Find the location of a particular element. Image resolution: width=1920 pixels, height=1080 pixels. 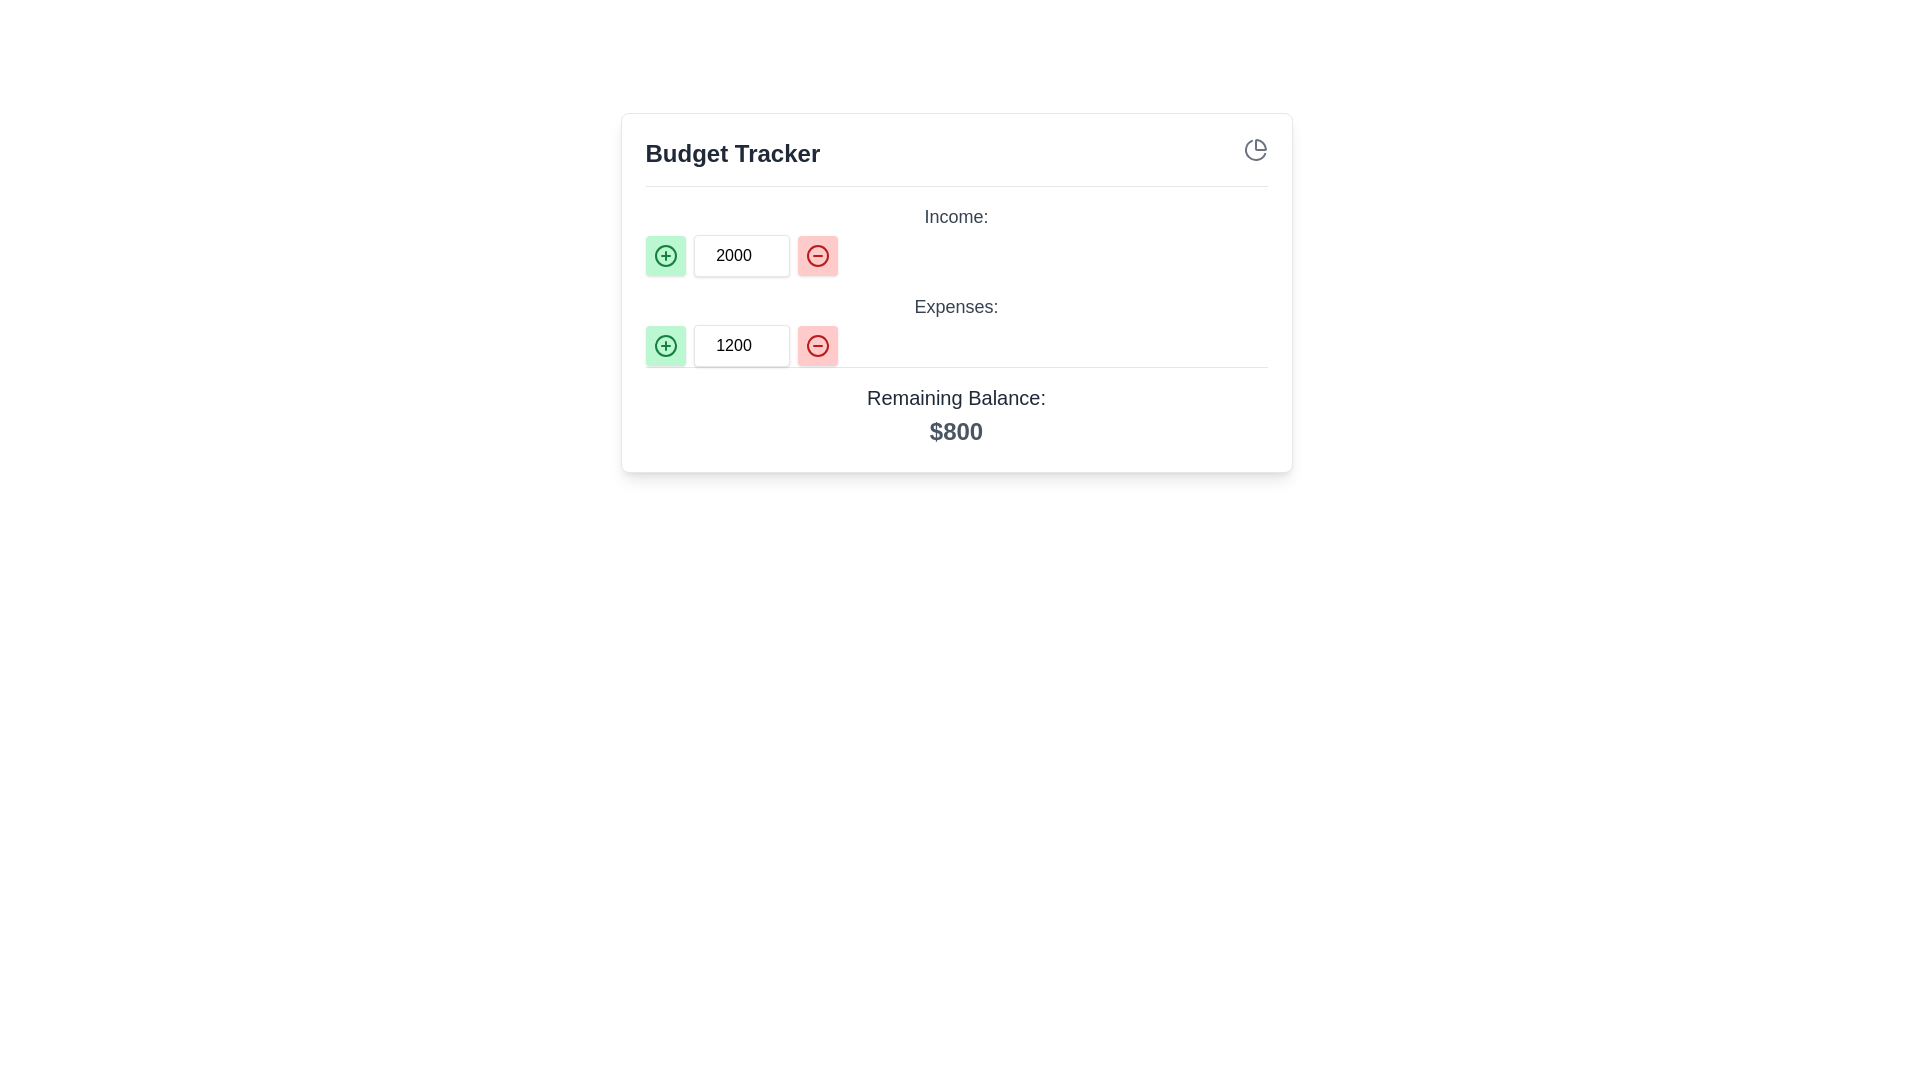

the circular green outlined icon button with a green plus symbol (+) in the Budget Tracker's second row, located to the left of the '1200' input field is located at coordinates (665, 254).